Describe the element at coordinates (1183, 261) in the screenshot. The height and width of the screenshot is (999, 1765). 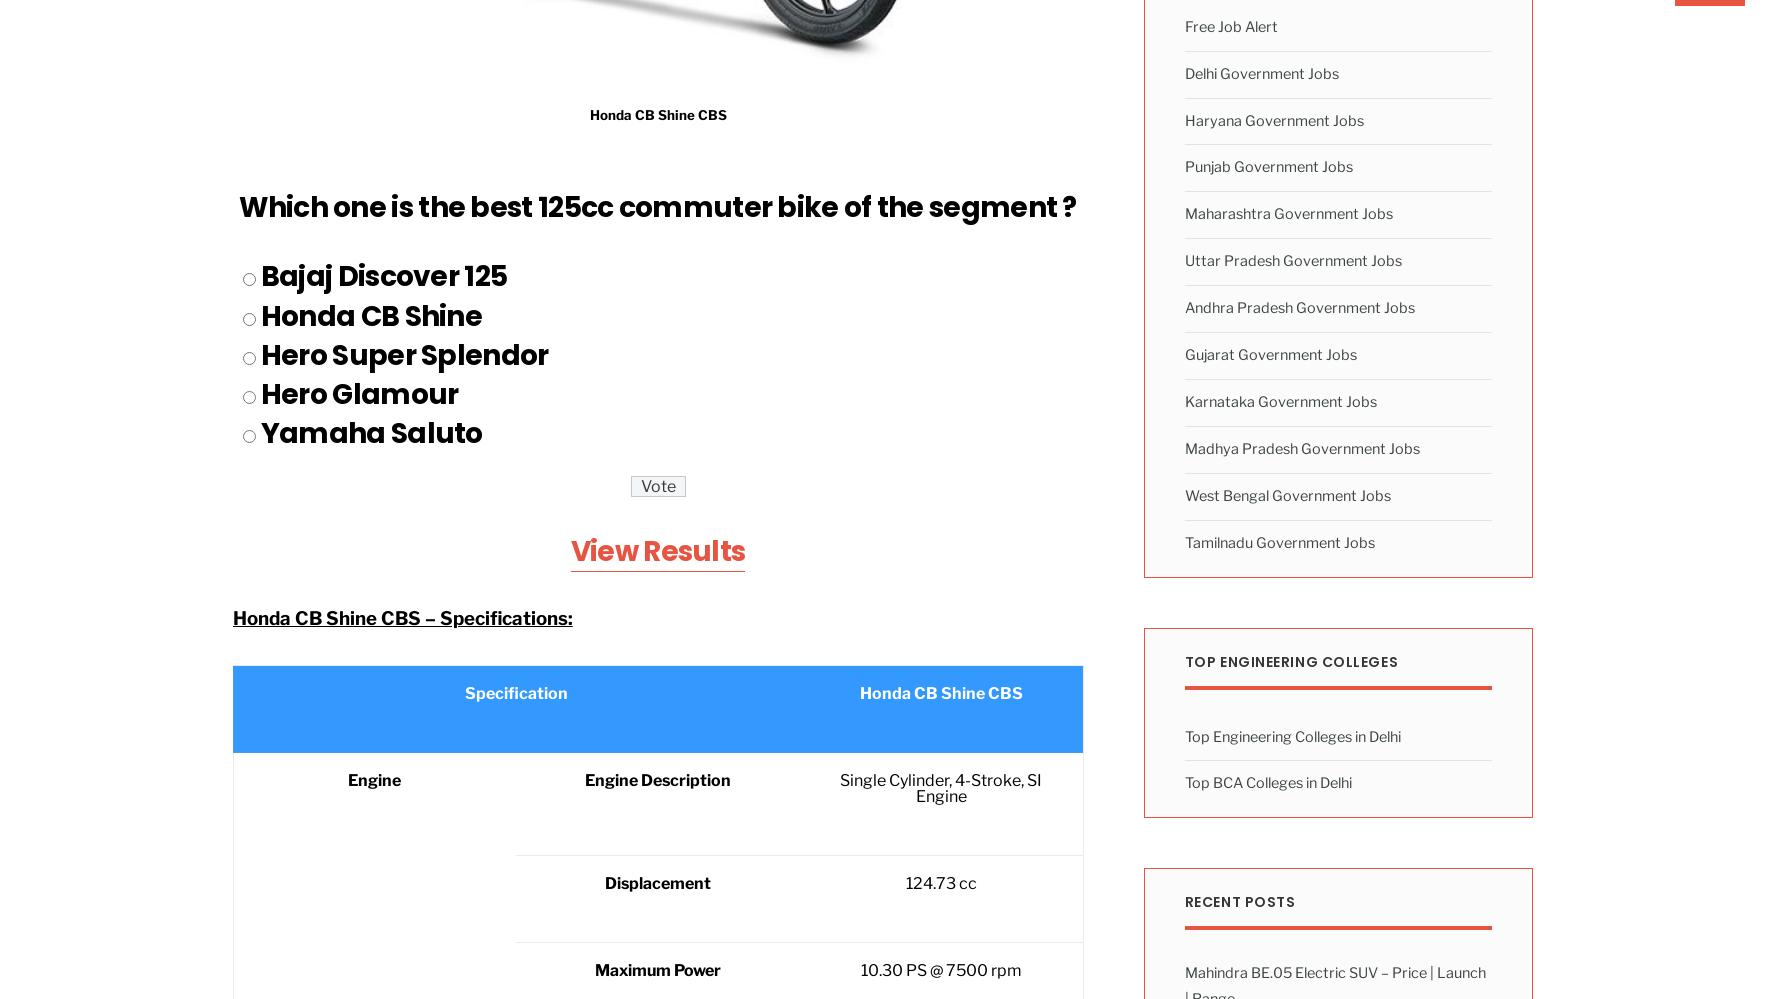
I see `'Uttar Pradesh Government Jobs'` at that location.